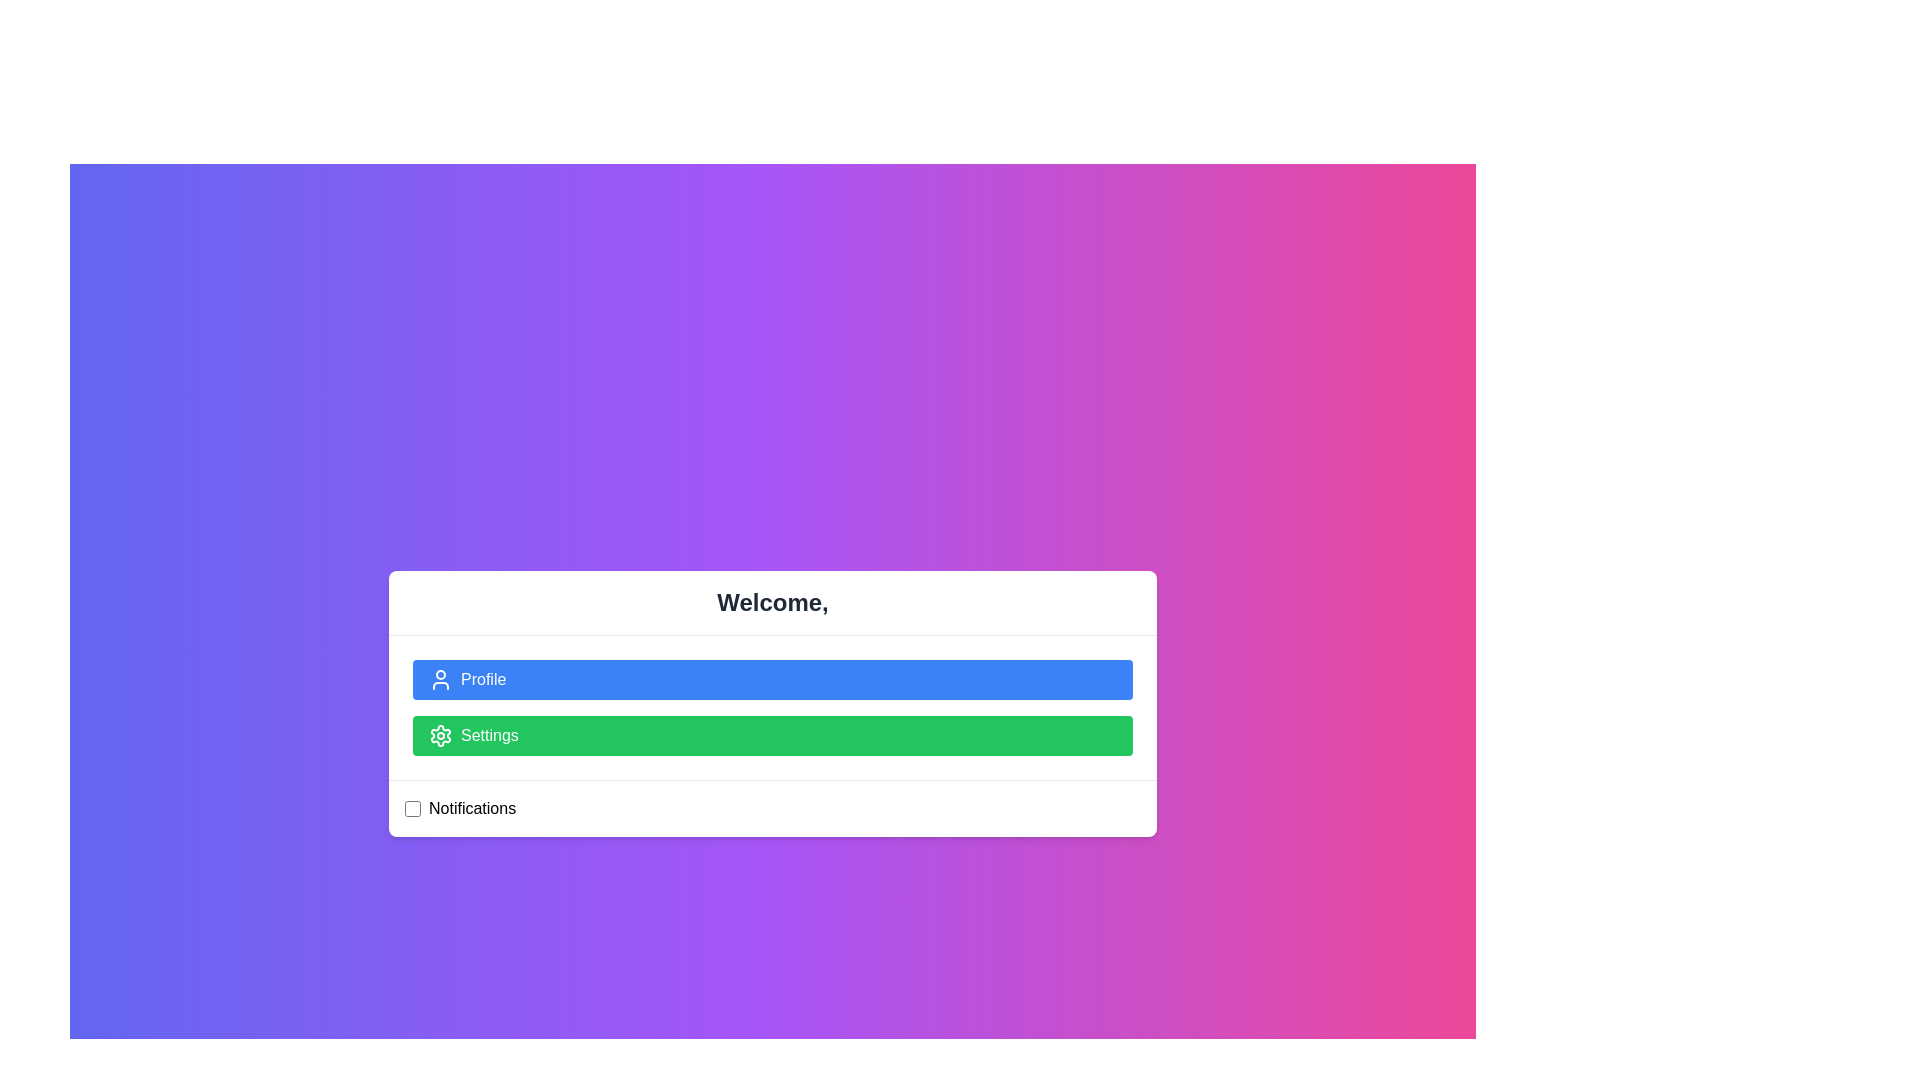 This screenshot has height=1080, width=1920. What do you see at coordinates (440, 678) in the screenshot?
I see `the 'Profile' button associated with the user silhouette icon located in the top-left corner of the blue rectangular button labeled 'Profile'` at bounding box center [440, 678].